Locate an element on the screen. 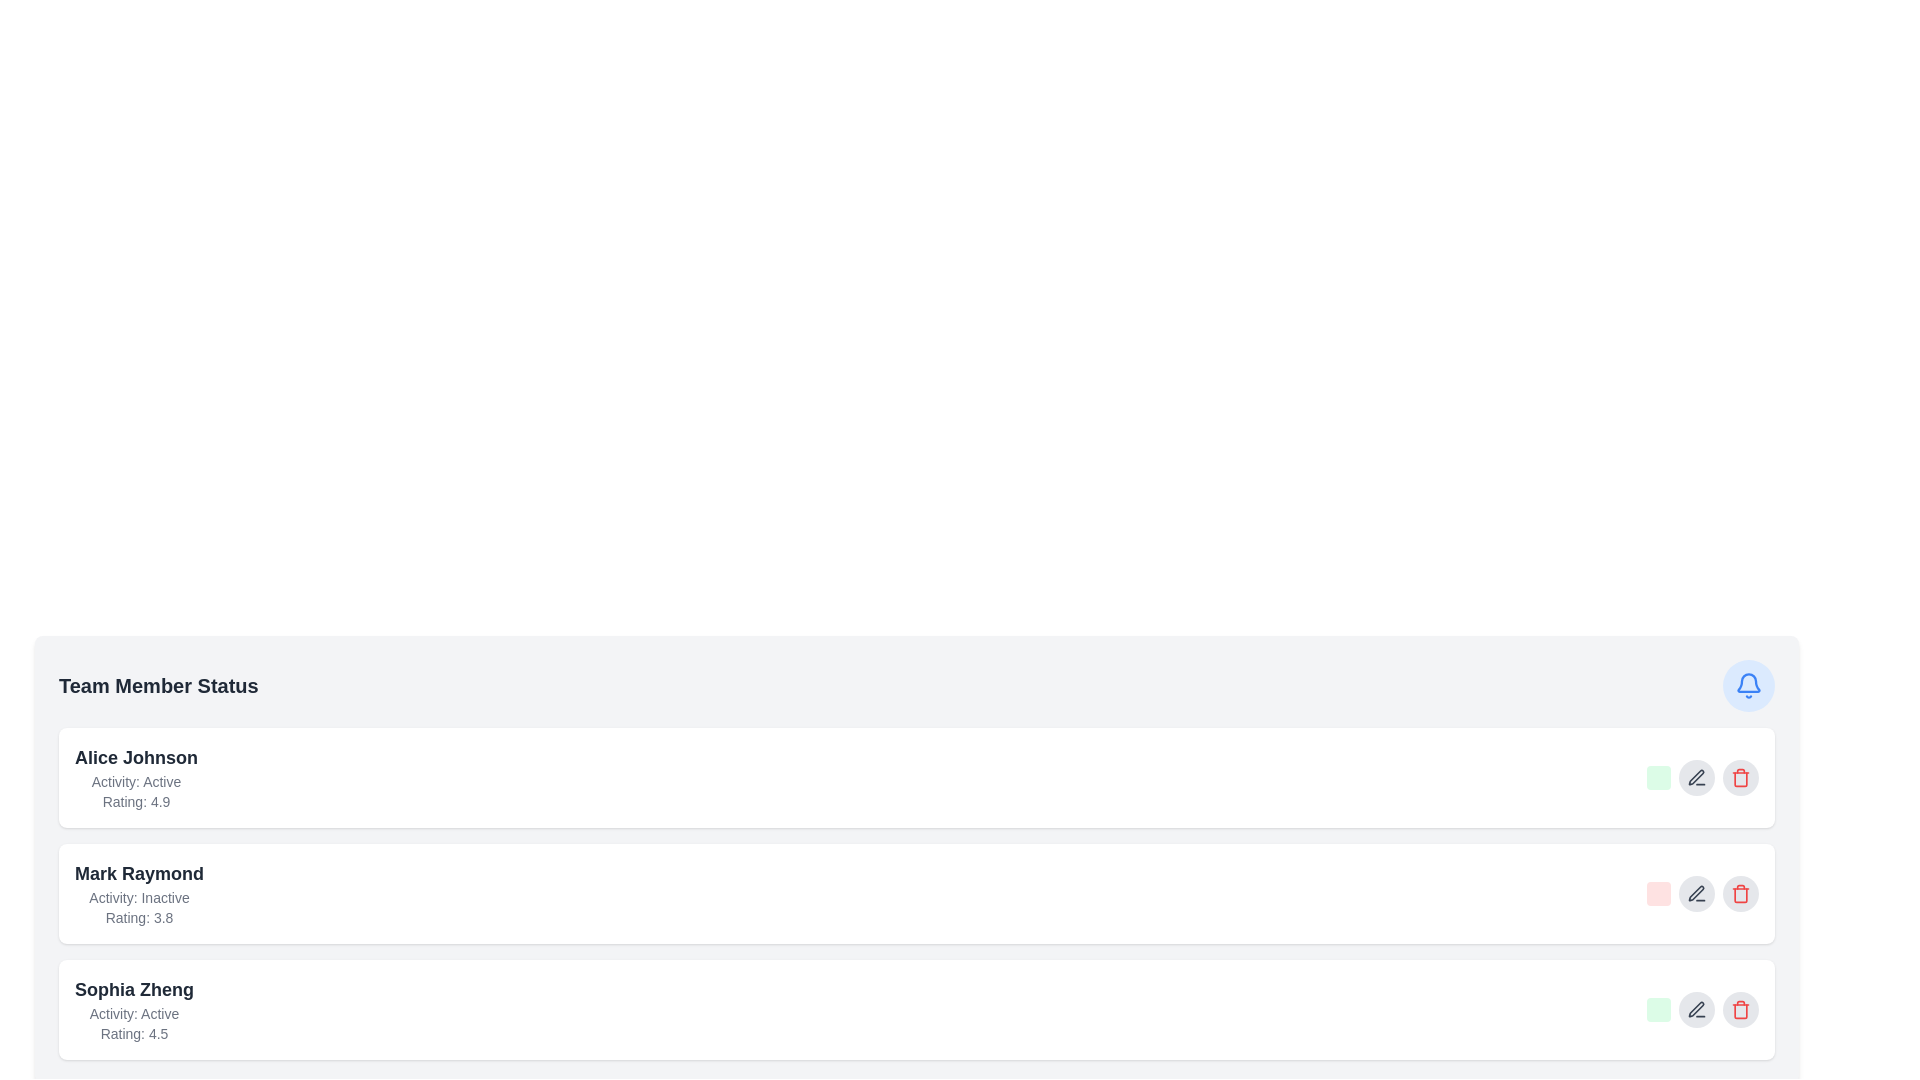  the circular gray button with a pen icon is located at coordinates (1696, 893).